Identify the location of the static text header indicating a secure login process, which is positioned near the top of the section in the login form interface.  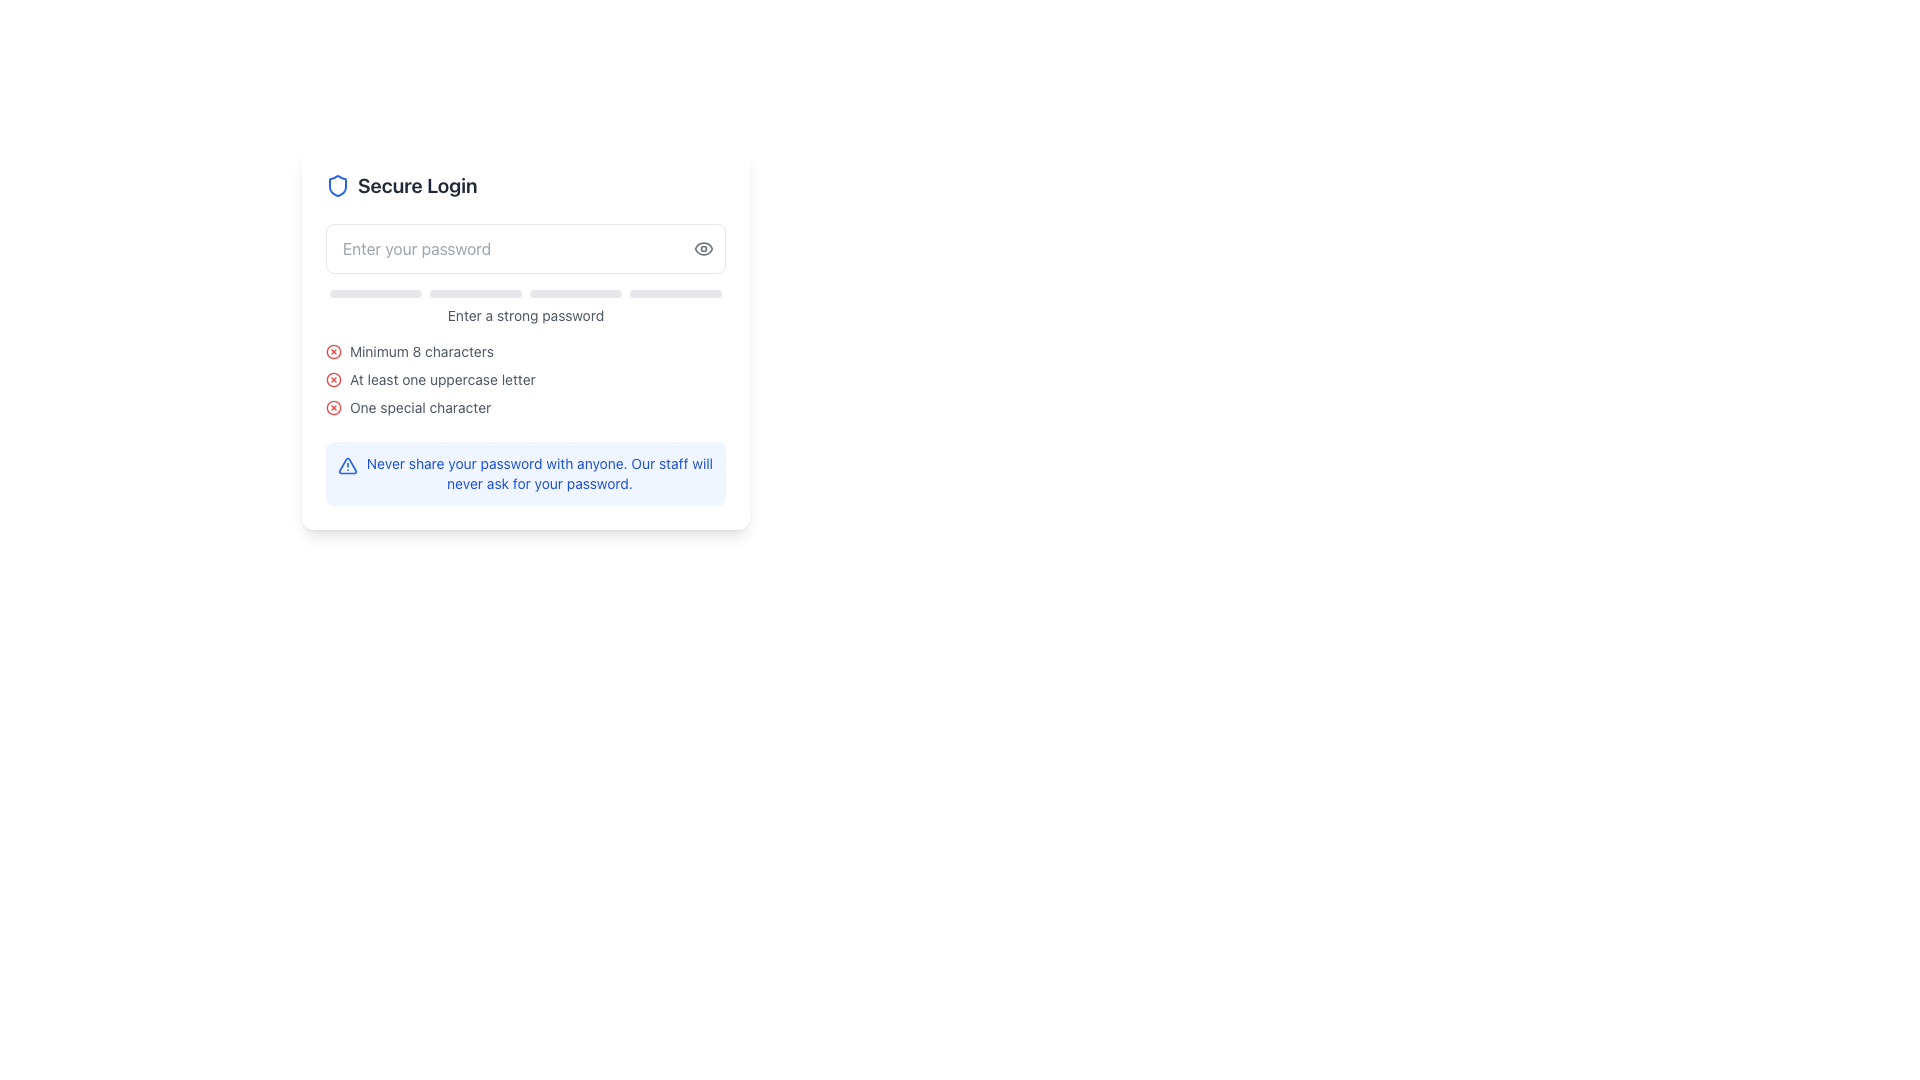
(416, 185).